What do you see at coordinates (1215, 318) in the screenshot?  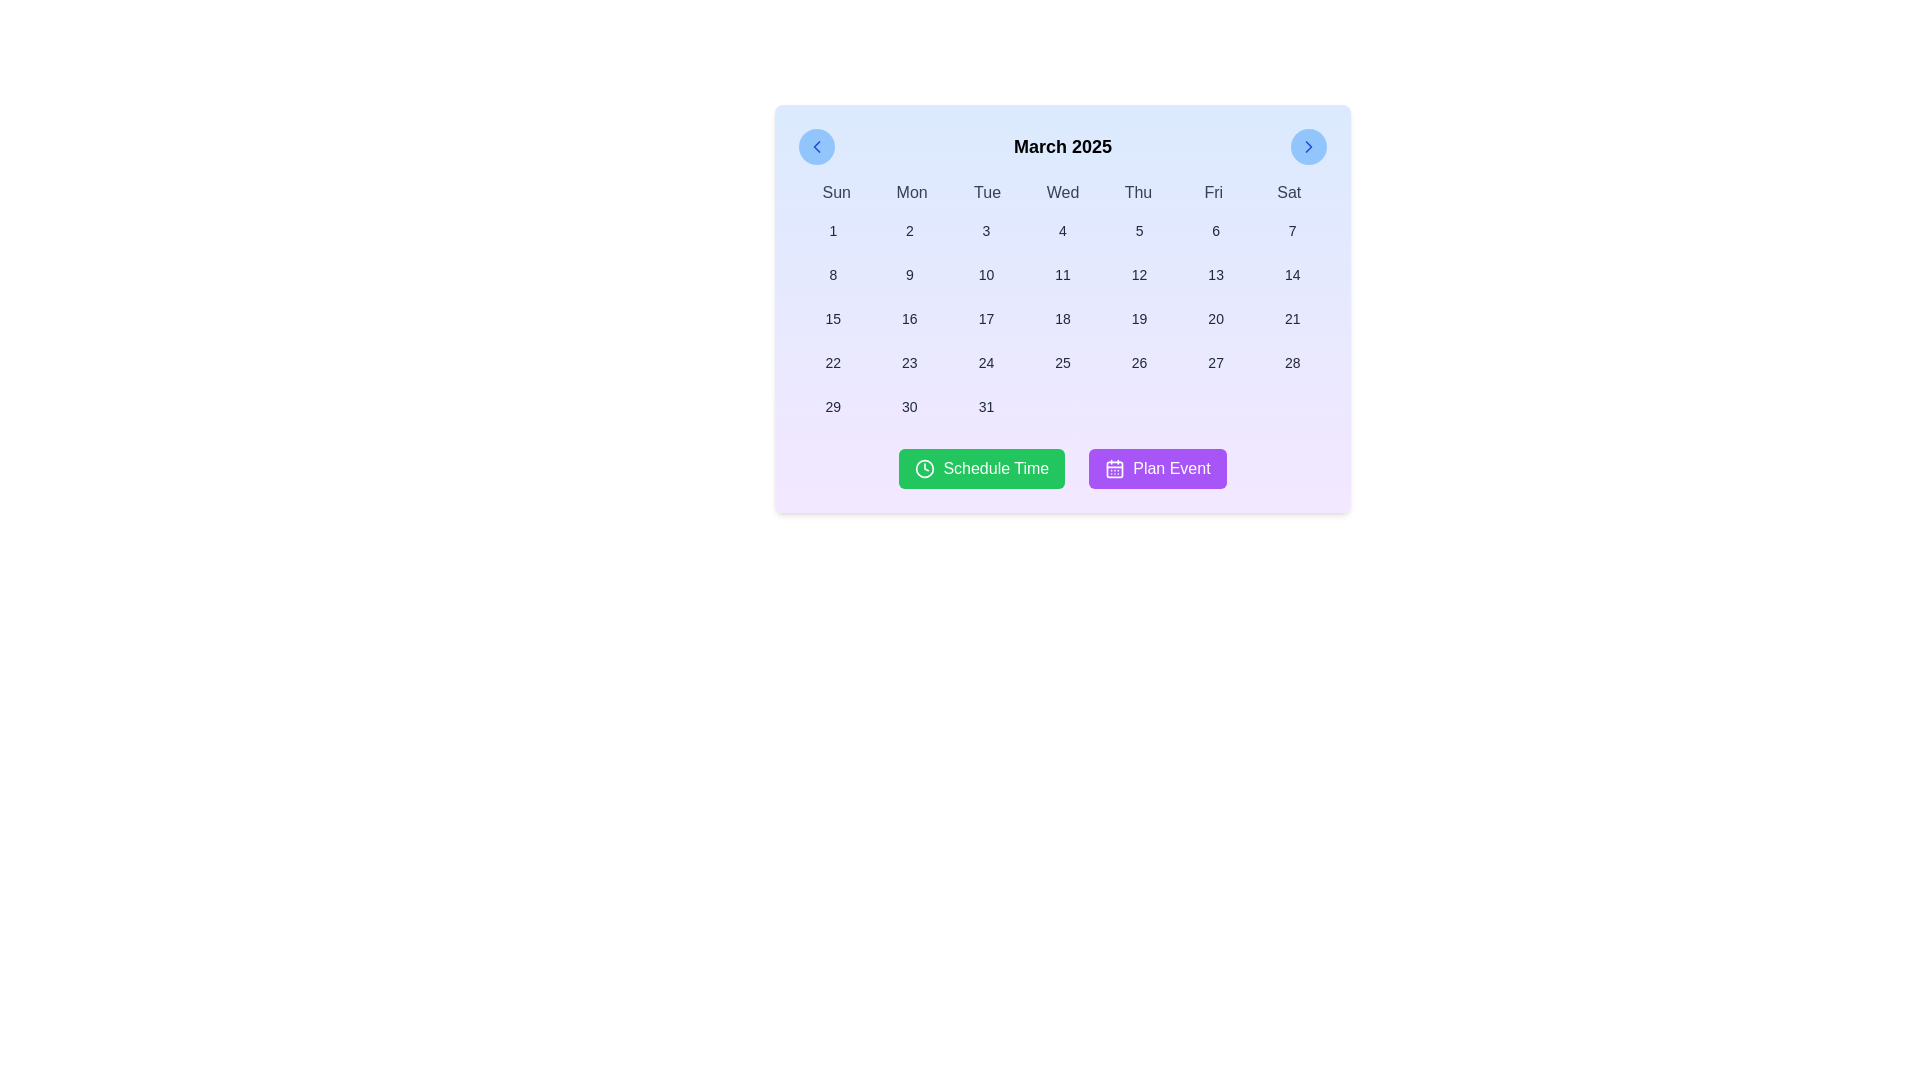 I see `the interactive calendar date button displaying the number '20', located` at bounding box center [1215, 318].